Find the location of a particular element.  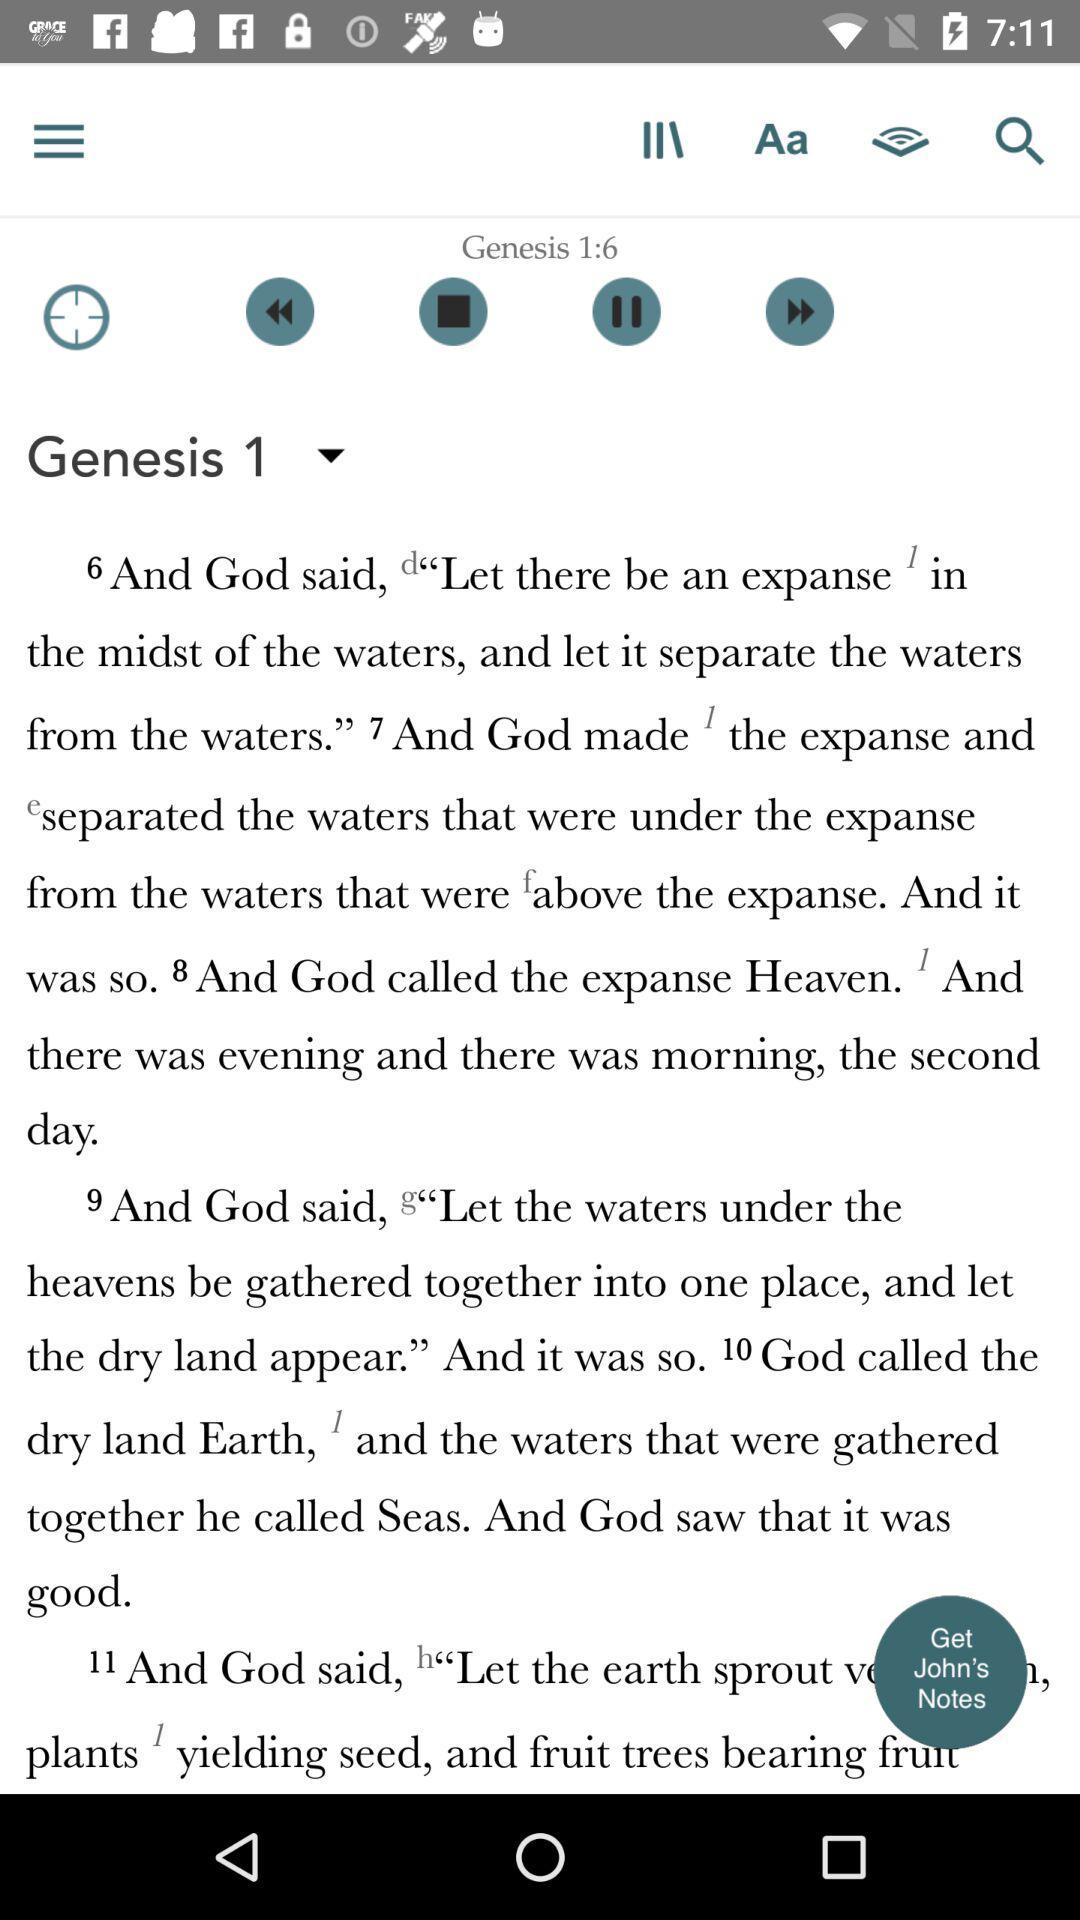

the av_forward icon is located at coordinates (798, 310).